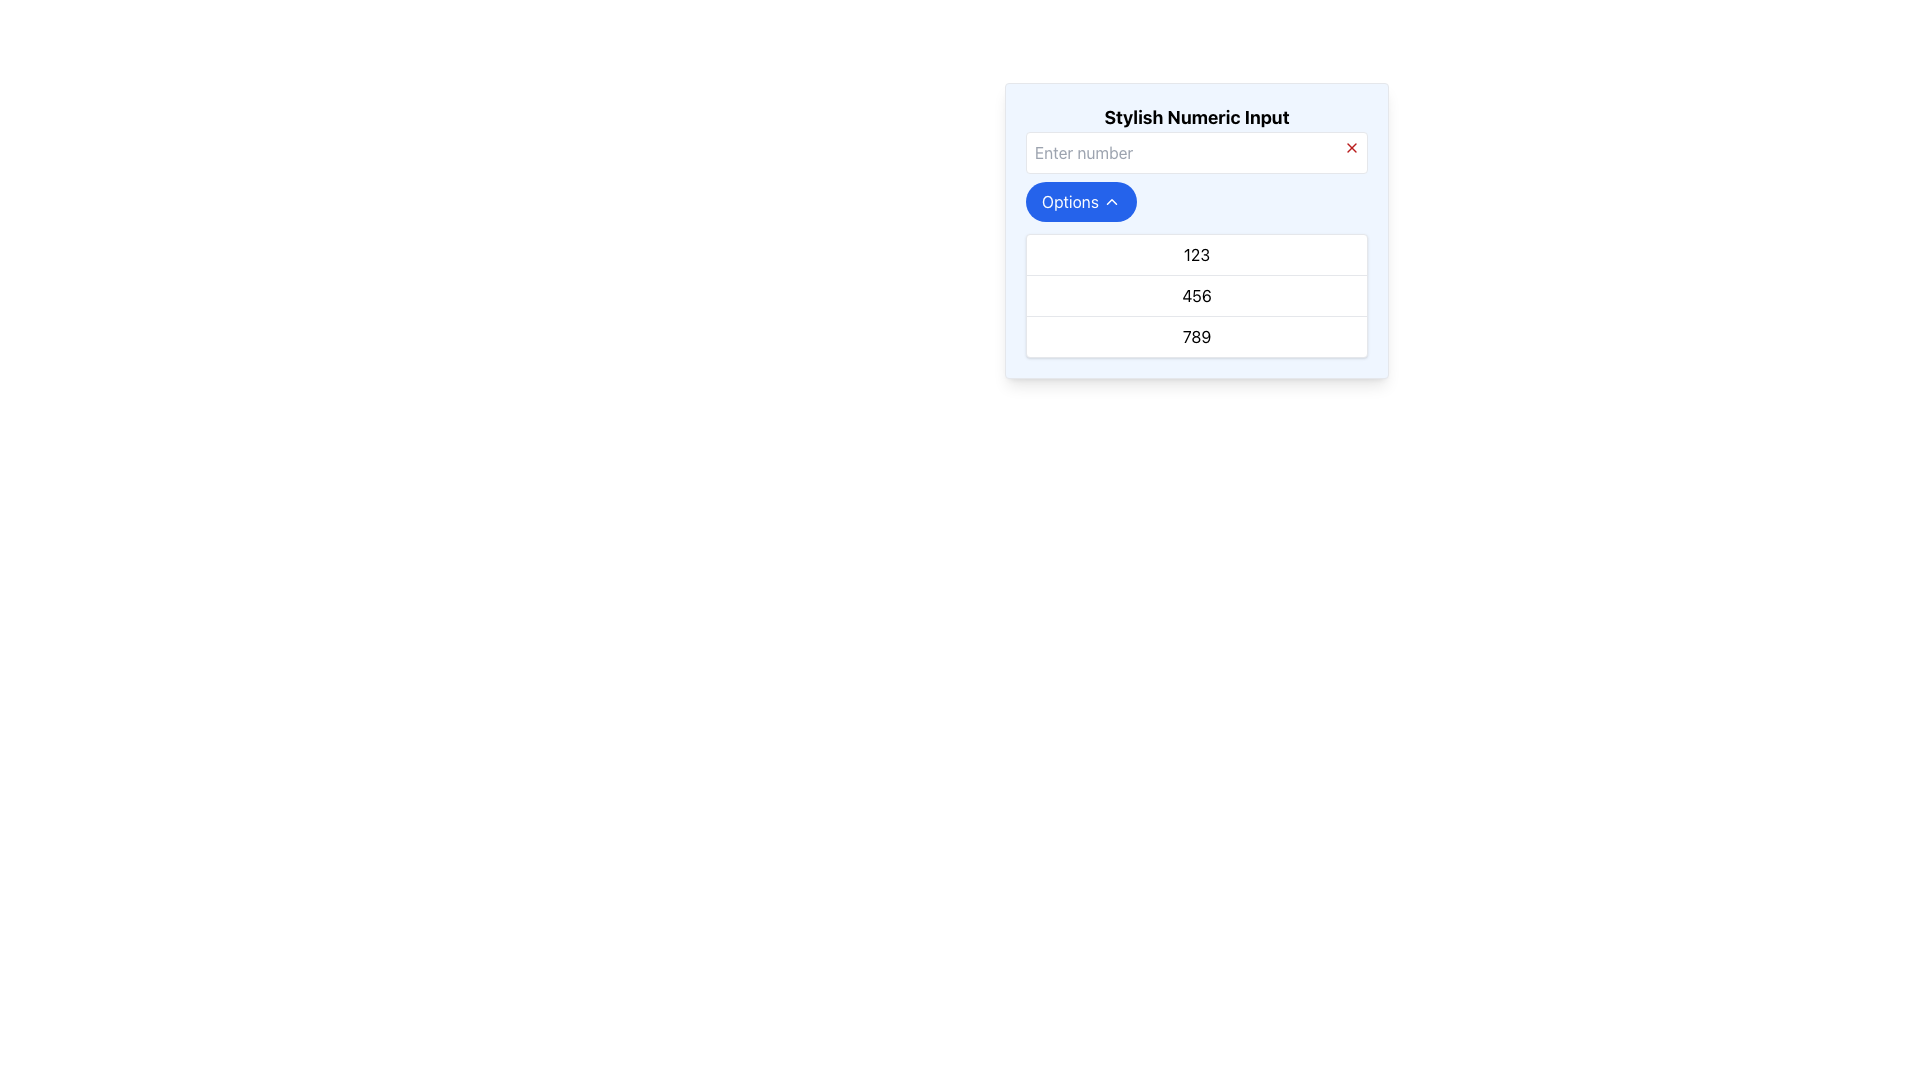 Image resolution: width=1920 pixels, height=1080 pixels. Describe the element at coordinates (1196, 156) in the screenshot. I see `the clear button, represented by a small red 'X' icon, located at the top-right of the horizontal text input box in the 'Stylish Numeric Input' interface` at that location.